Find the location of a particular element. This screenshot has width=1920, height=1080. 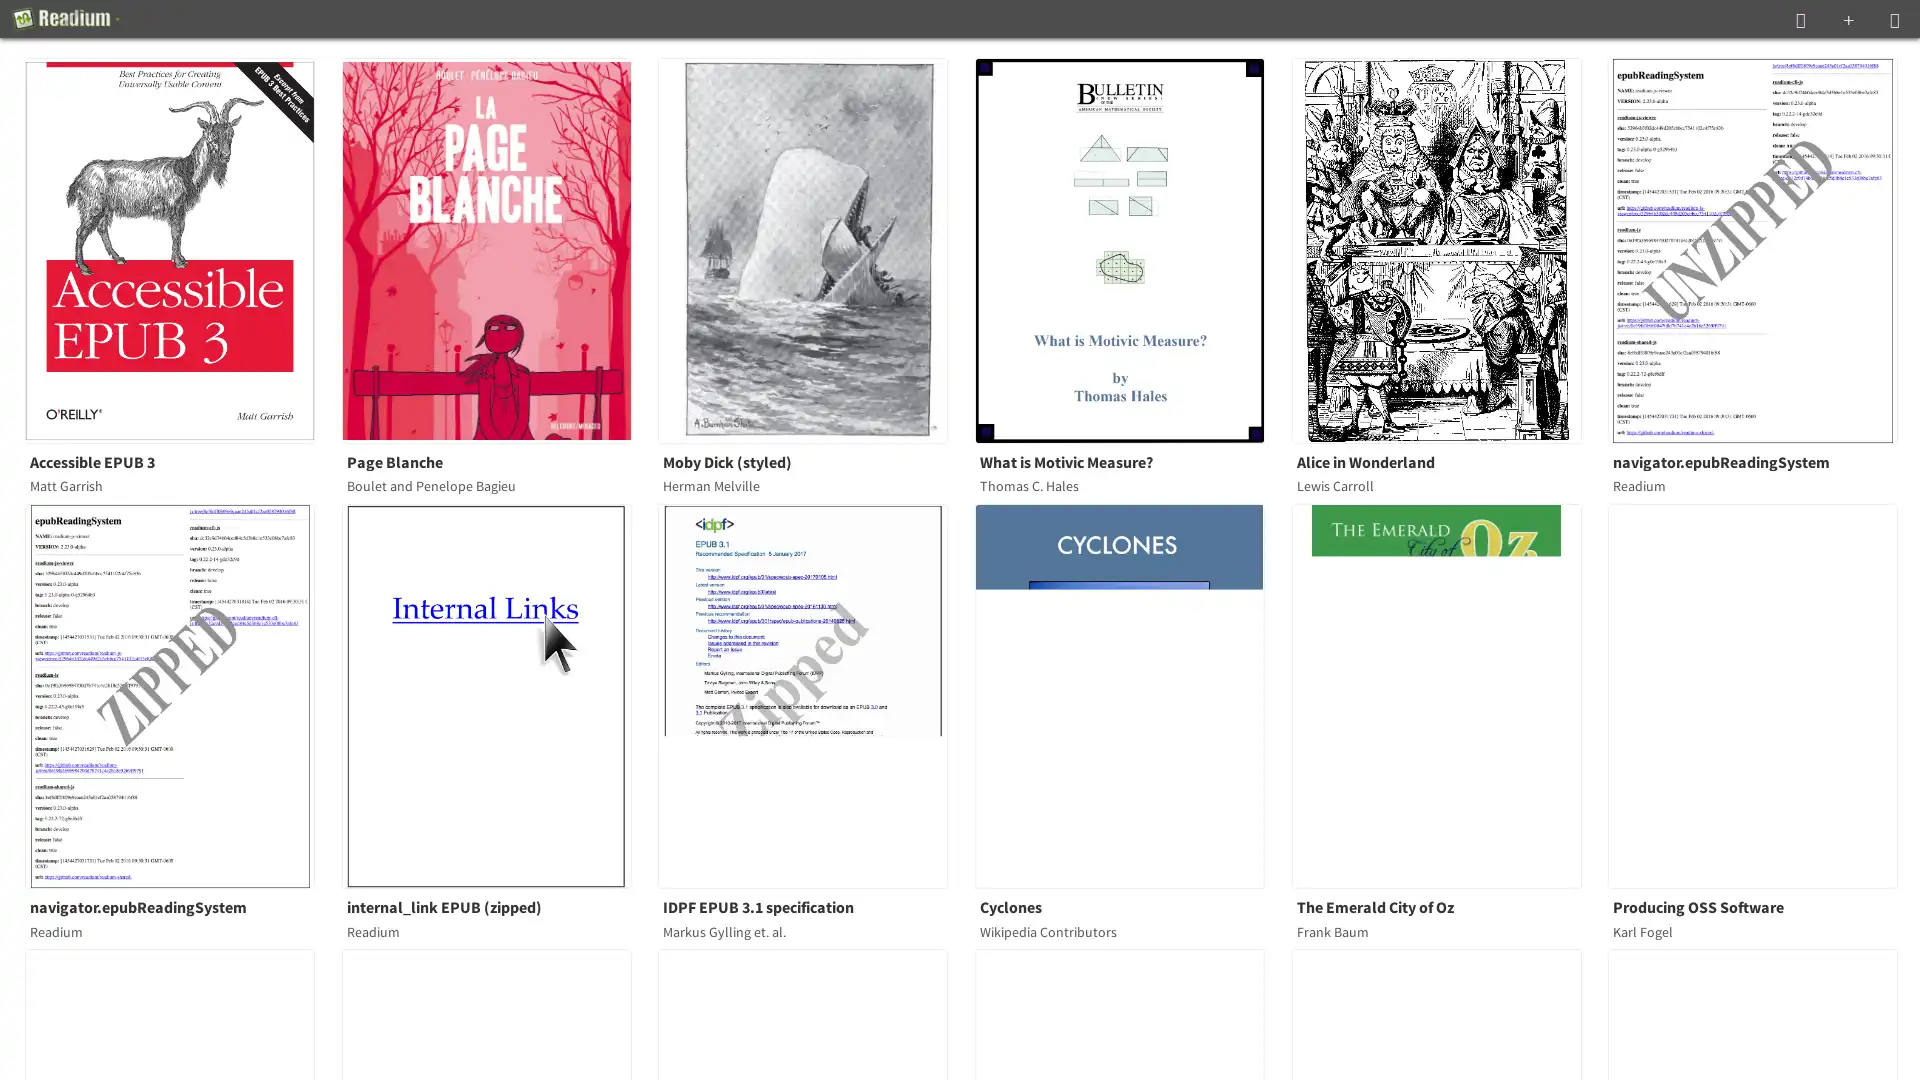

(7) navigator.epubReadingSystem is located at coordinates (182, 694).